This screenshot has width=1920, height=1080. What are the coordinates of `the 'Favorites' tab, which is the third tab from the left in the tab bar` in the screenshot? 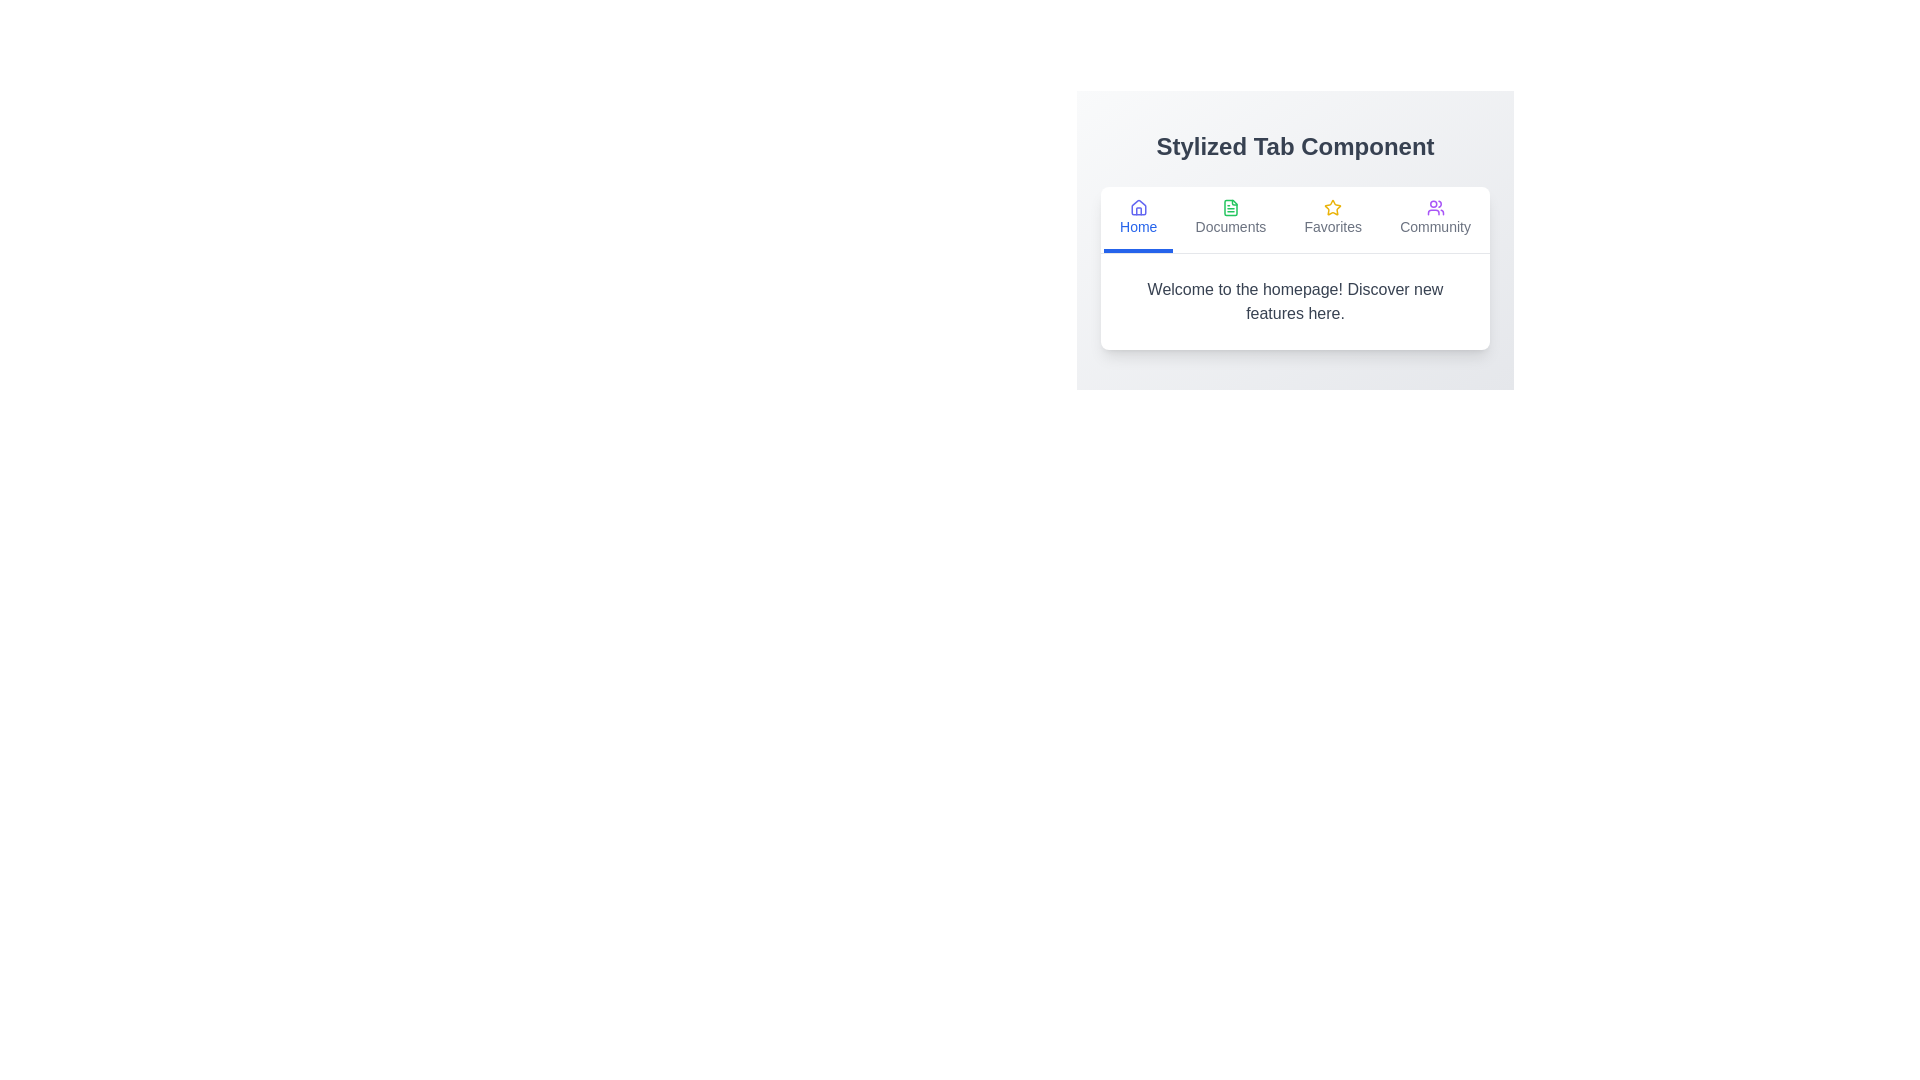 It's located at (1333, 219).